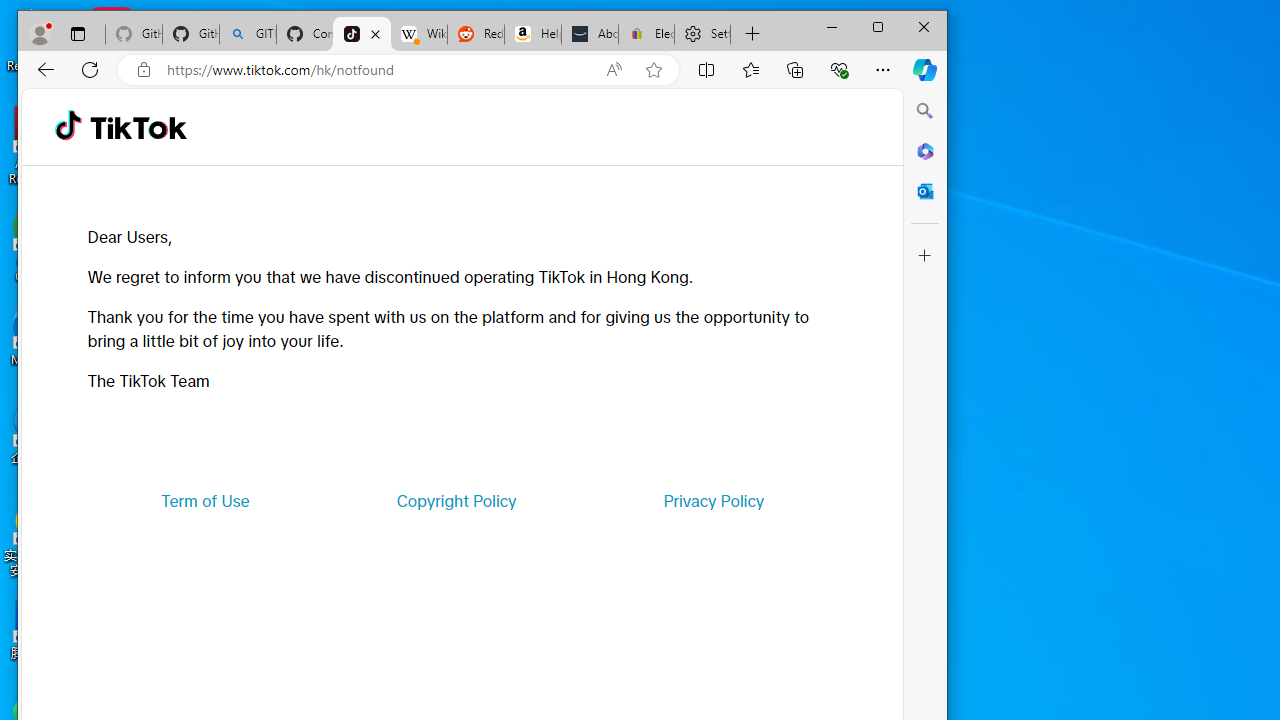 The image size is (1280, 720). I want to click on 'Reddit - Dive into anything', so click(475, 34).